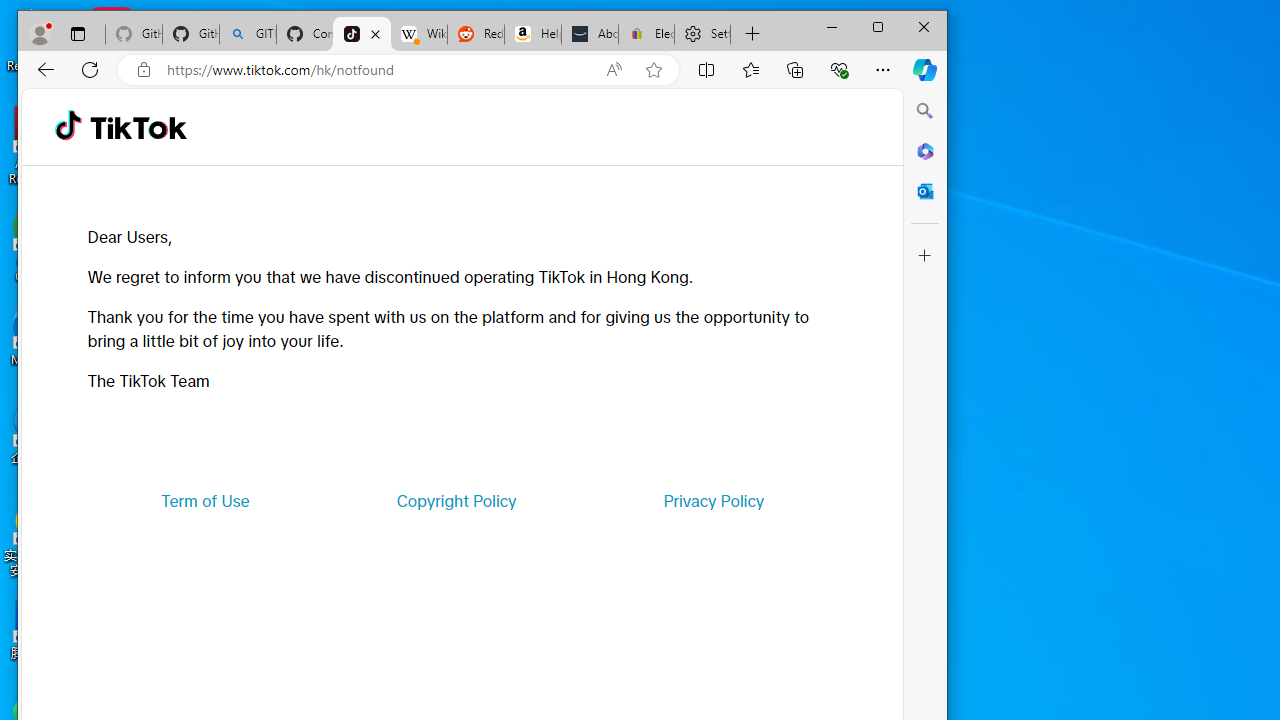 The image size is (1280, 720). I want to click on 'Reddit - Dive into anything', so click(475, 34).